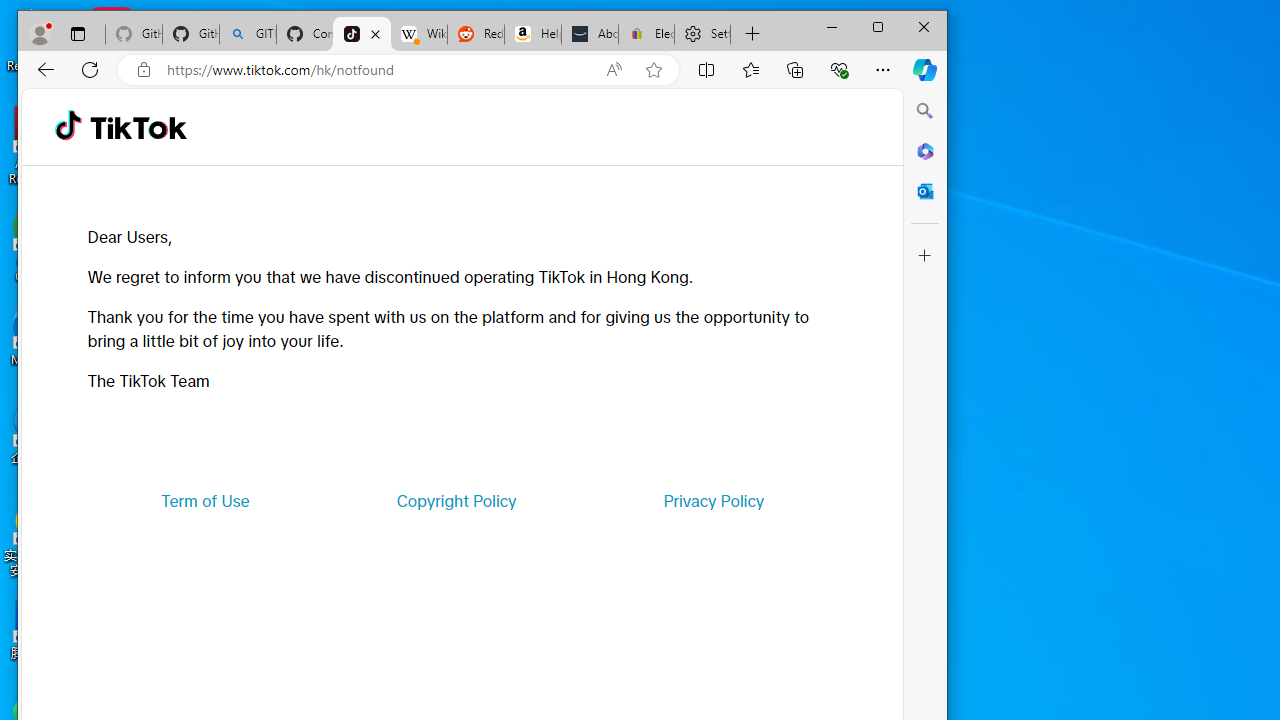 The image size is (1280, 720). I want to click on 'Reddit - Dive into anything', so click(475, 34).